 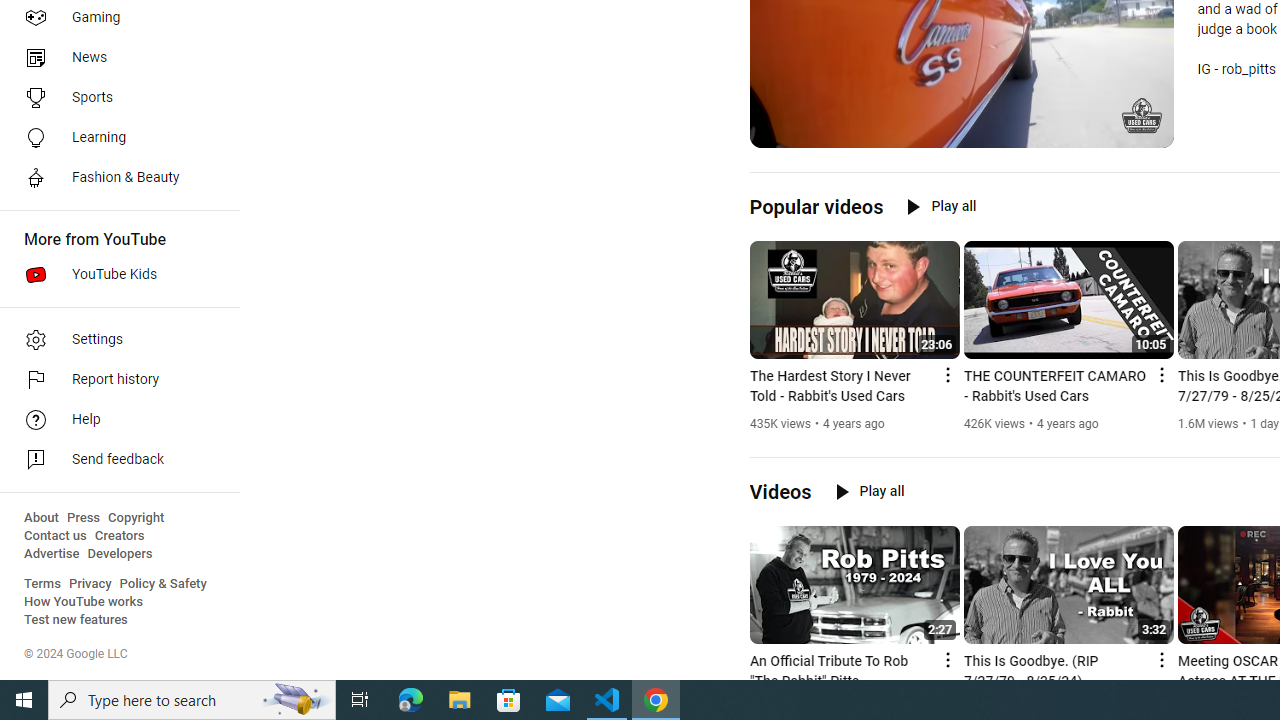 What do you see at coordinates (55, 535) in the screenshot?
I see `'Contact us'` at bounding box center [55, 535].